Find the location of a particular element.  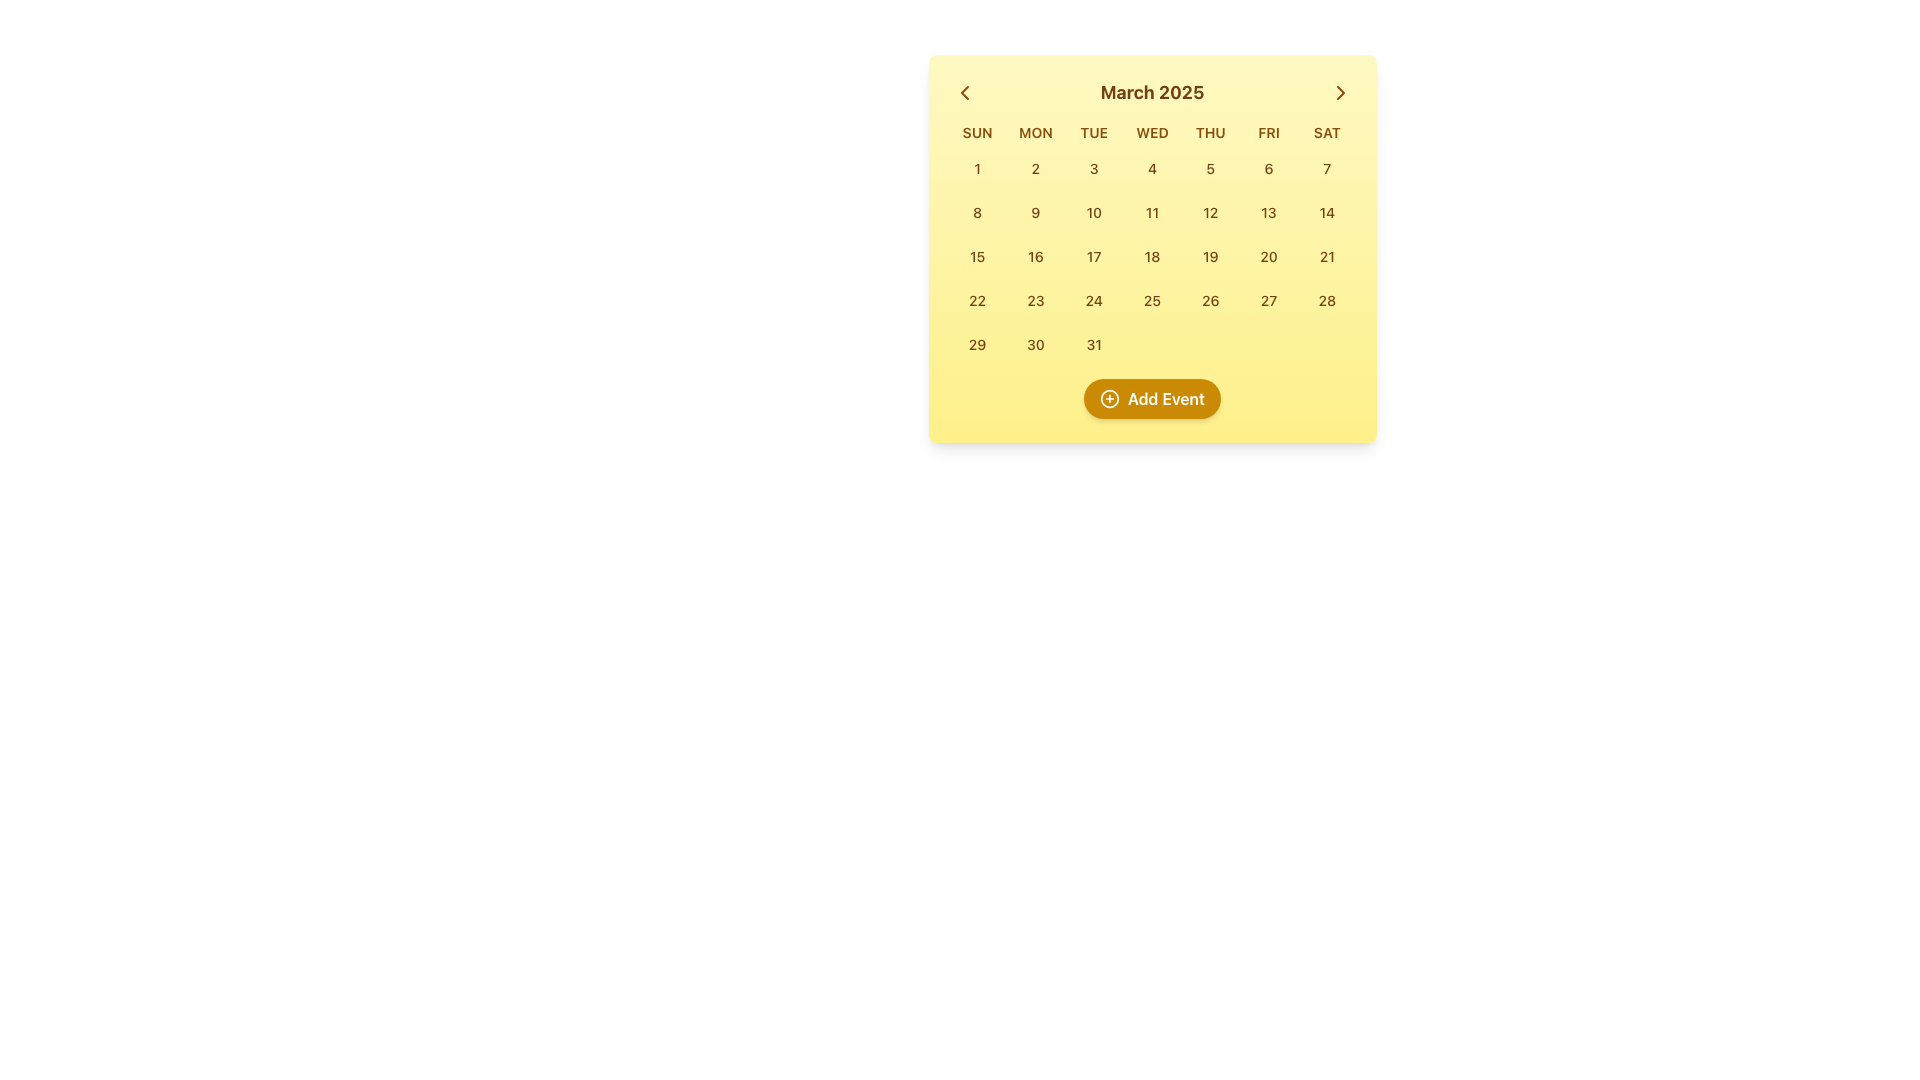

the calendar days grid, which is centrally located below the day headers and above the 'Add Event' button, displaying the days of the month in a structured format is located at coordinates (1152, 256).